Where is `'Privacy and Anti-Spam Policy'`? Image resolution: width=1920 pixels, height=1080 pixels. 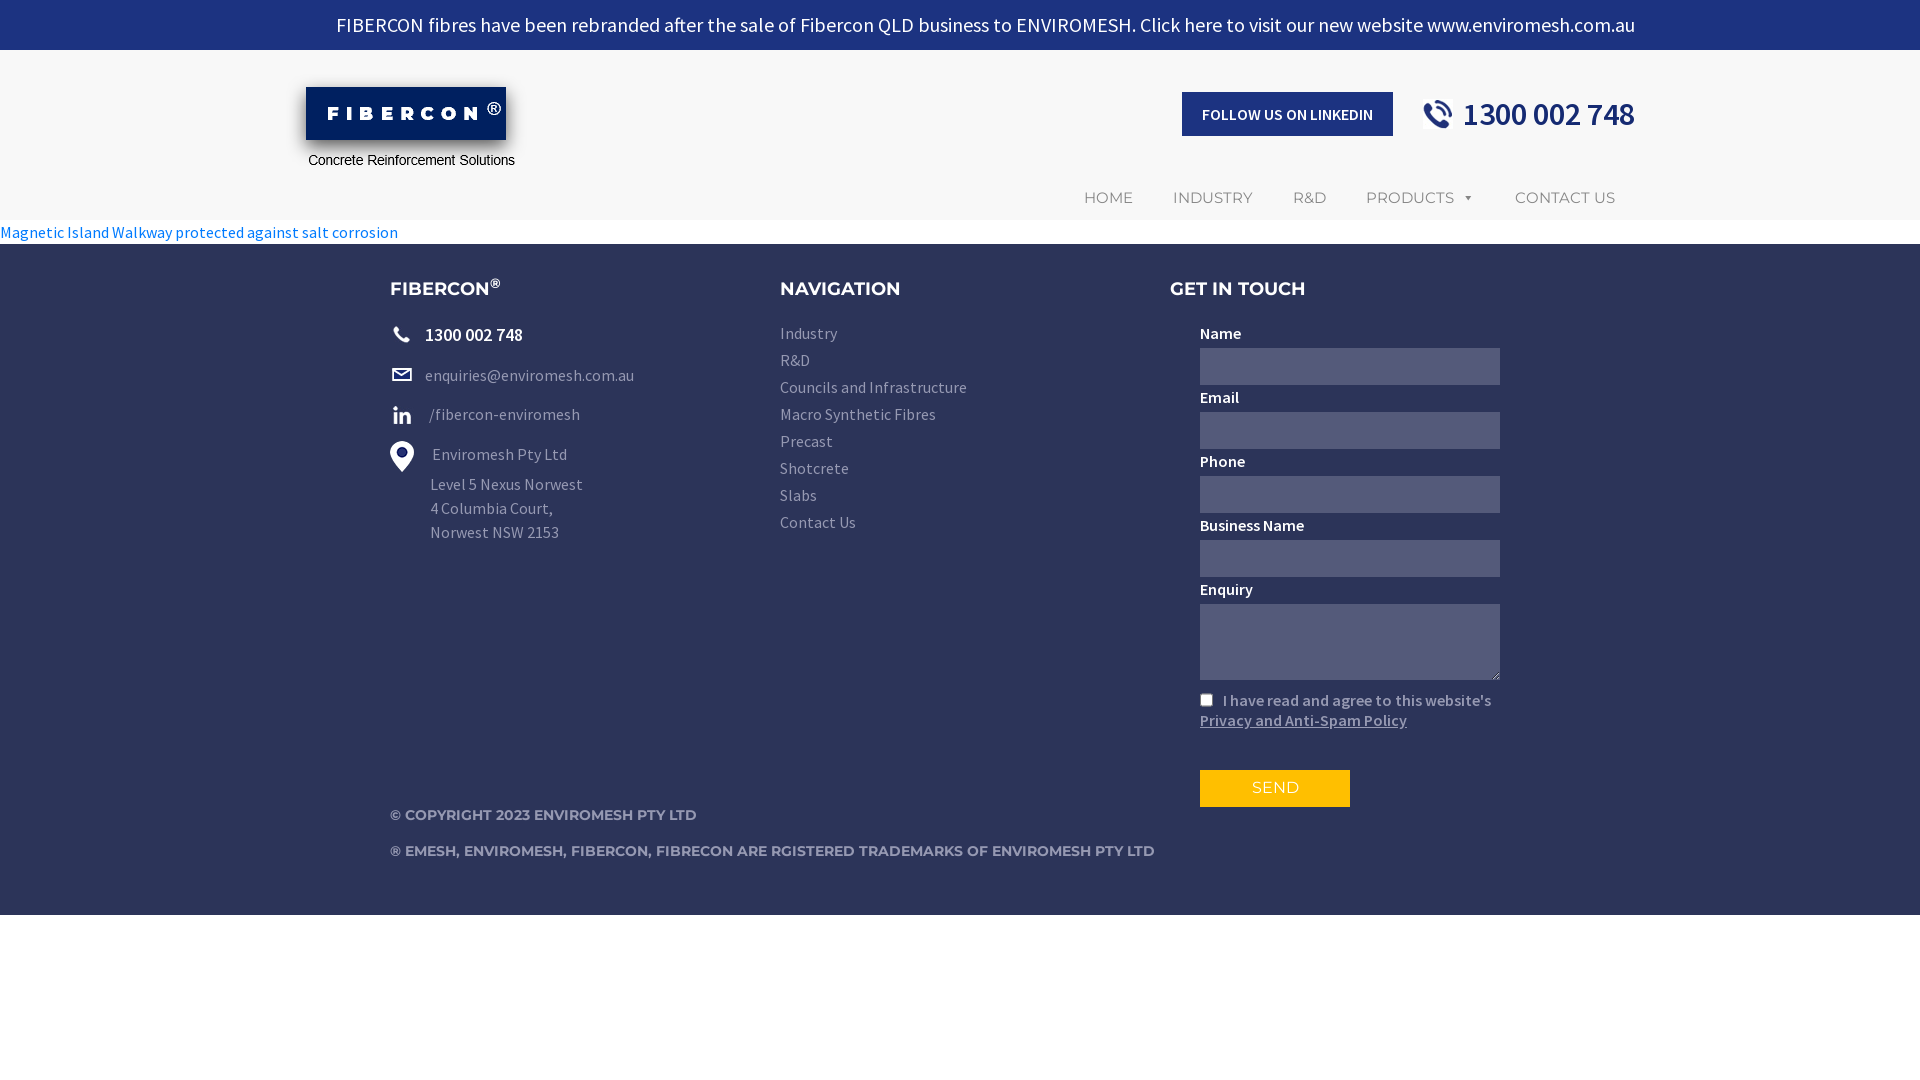
'Privacy and Anti-Spam Policy' is located at coordinates (1303, 720).